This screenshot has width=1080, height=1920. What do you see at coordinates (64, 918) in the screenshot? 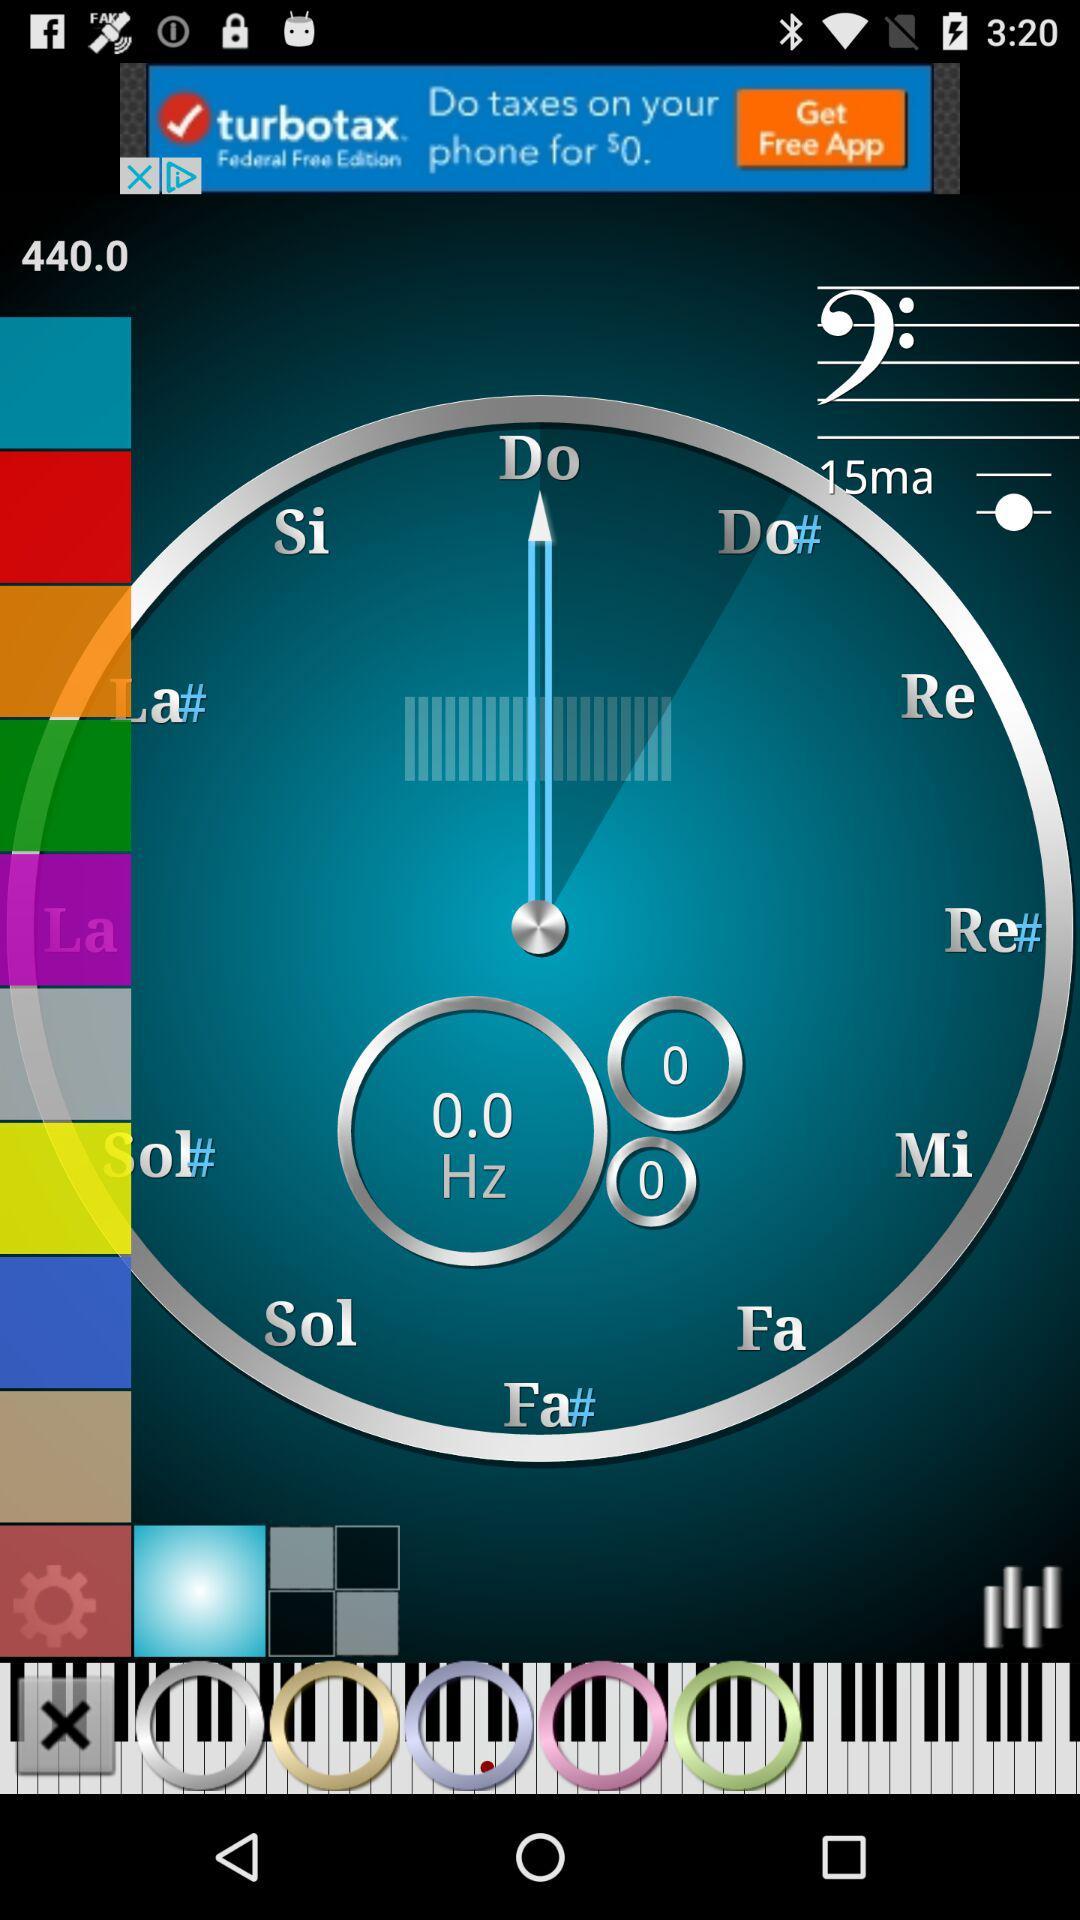
I see `color` at bounding box center [64, 918].